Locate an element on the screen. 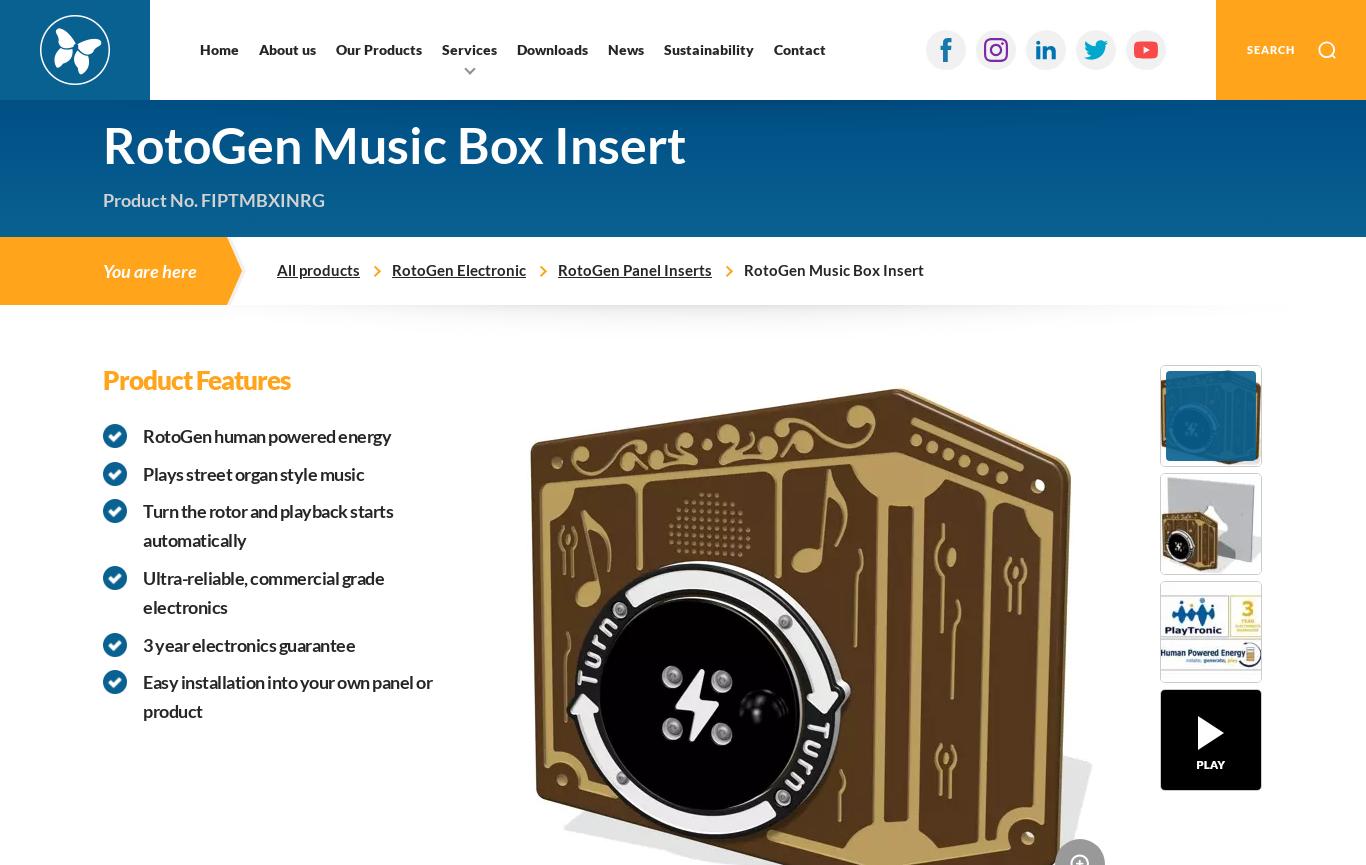  'Product No. FIPTMBXINRG' is located at coordinates (213, 198).